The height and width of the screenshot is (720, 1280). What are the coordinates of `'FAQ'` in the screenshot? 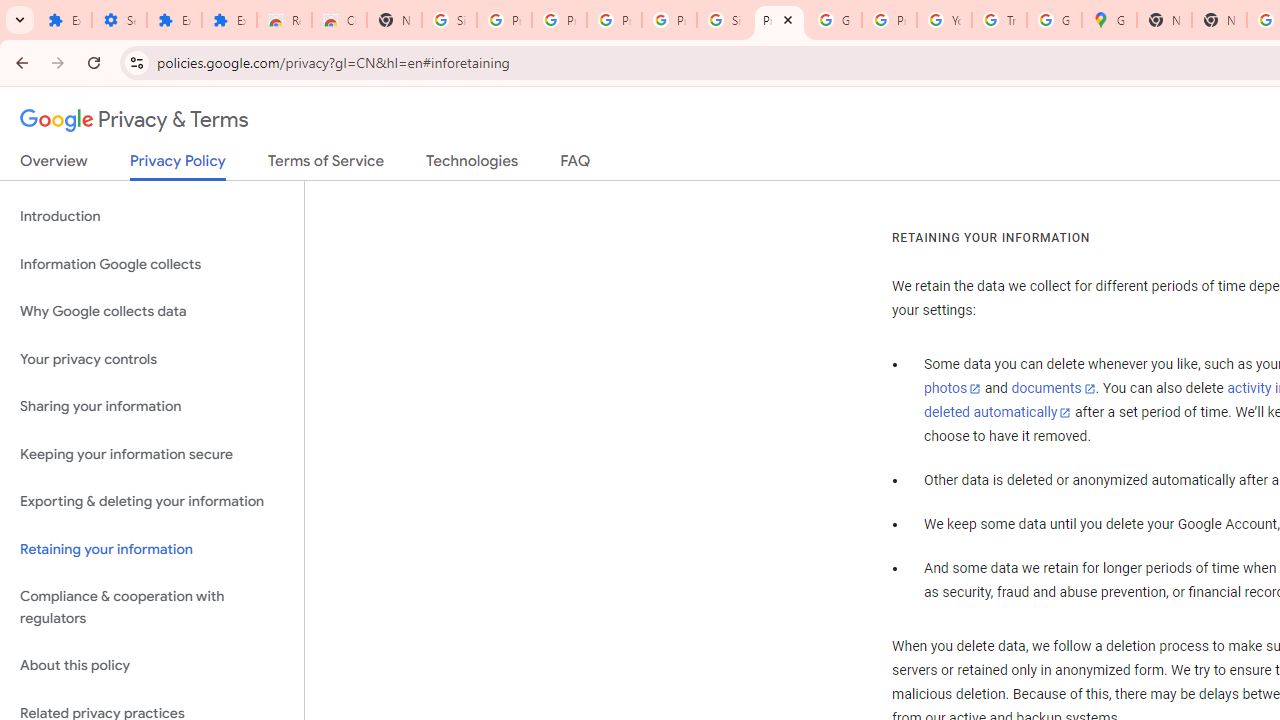 It's located at (575, 164).